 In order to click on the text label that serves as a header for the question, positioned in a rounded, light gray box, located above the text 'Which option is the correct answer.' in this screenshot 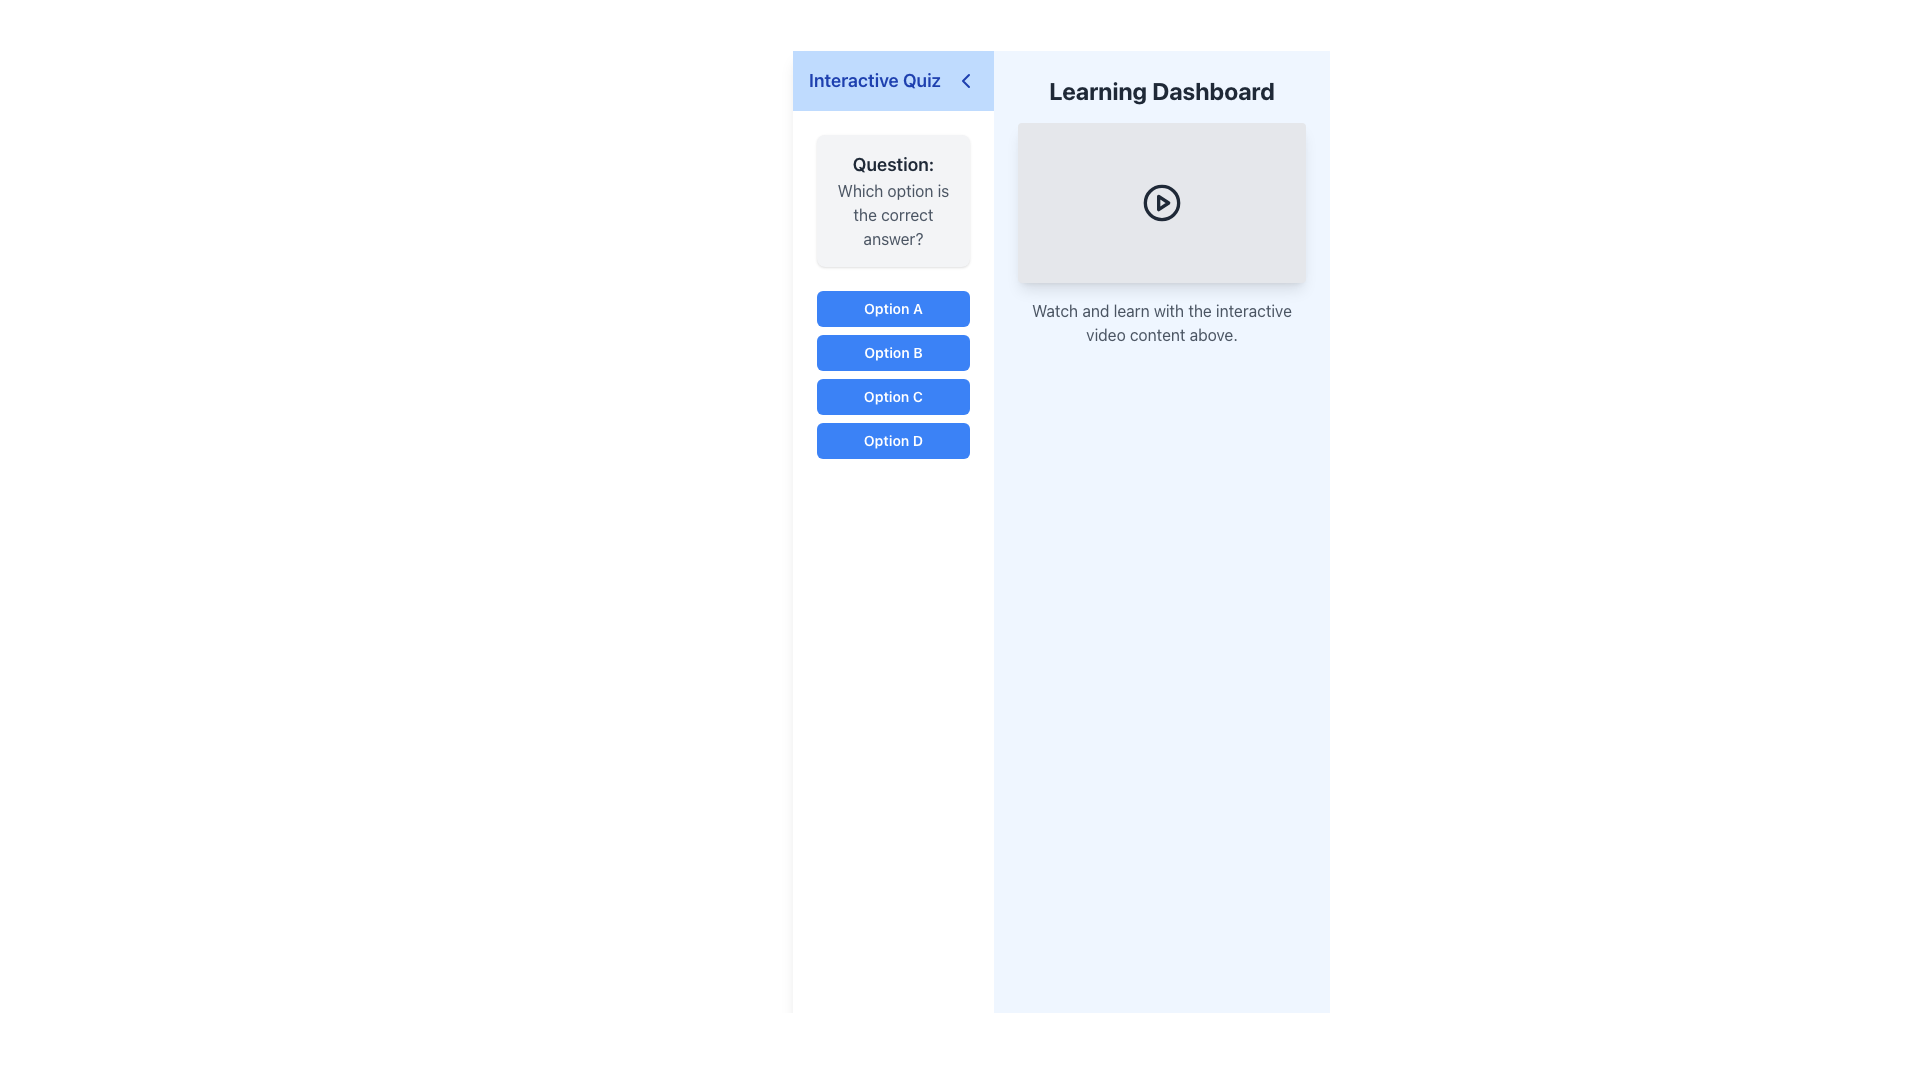, I will do `click(892, 164)`.